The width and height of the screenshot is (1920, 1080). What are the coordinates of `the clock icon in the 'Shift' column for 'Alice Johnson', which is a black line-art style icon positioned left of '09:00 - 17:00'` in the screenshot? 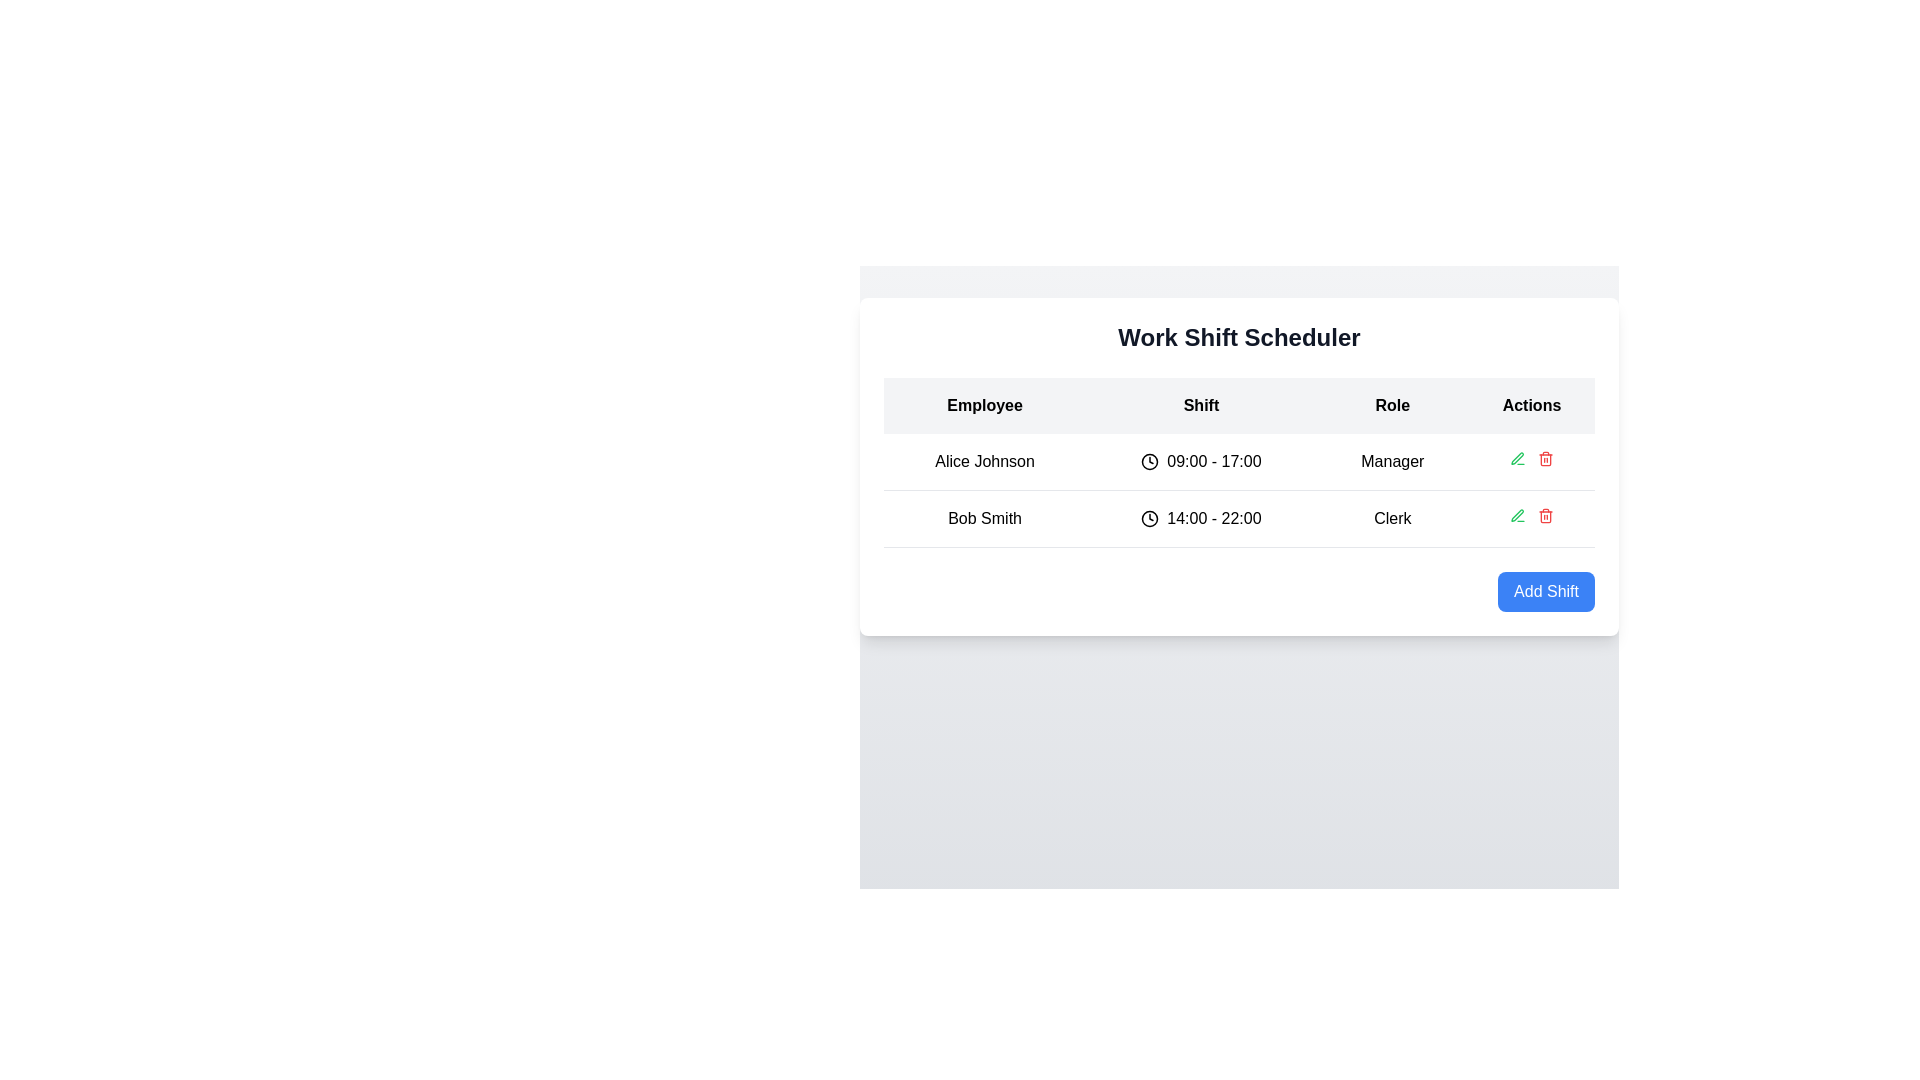 It's located at (1150, 462).